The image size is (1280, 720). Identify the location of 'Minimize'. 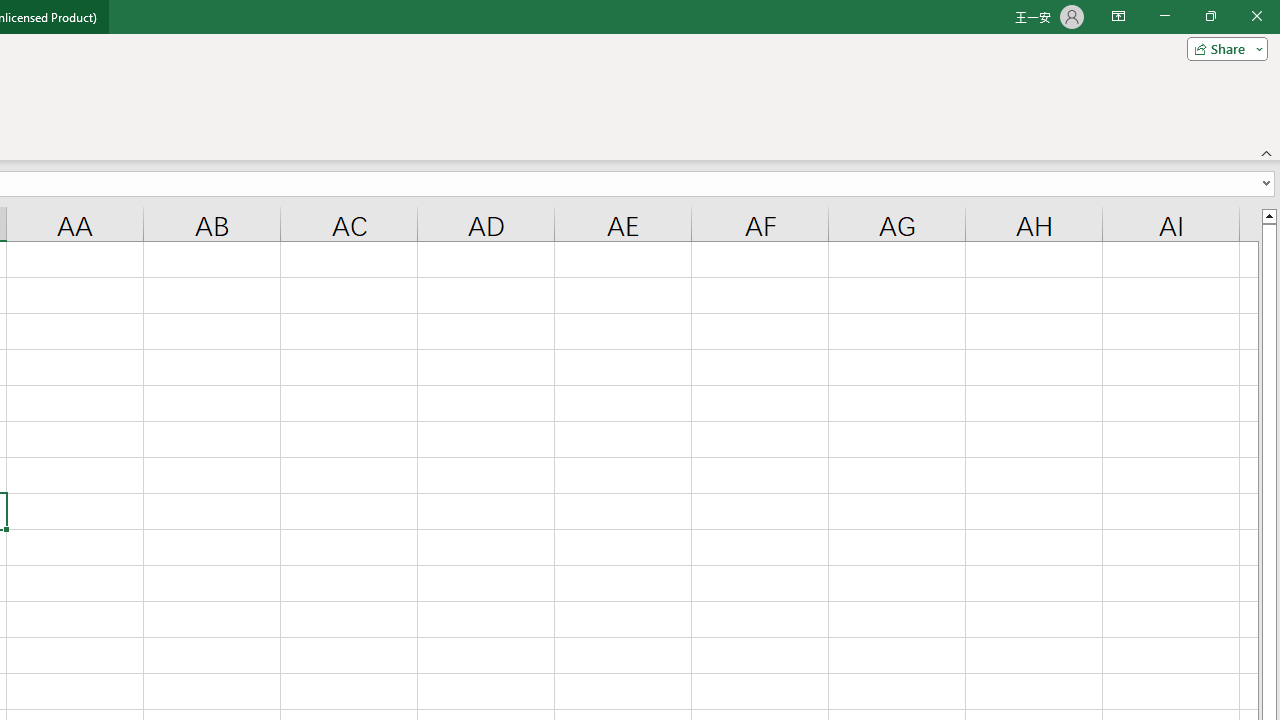
(1164, 16).